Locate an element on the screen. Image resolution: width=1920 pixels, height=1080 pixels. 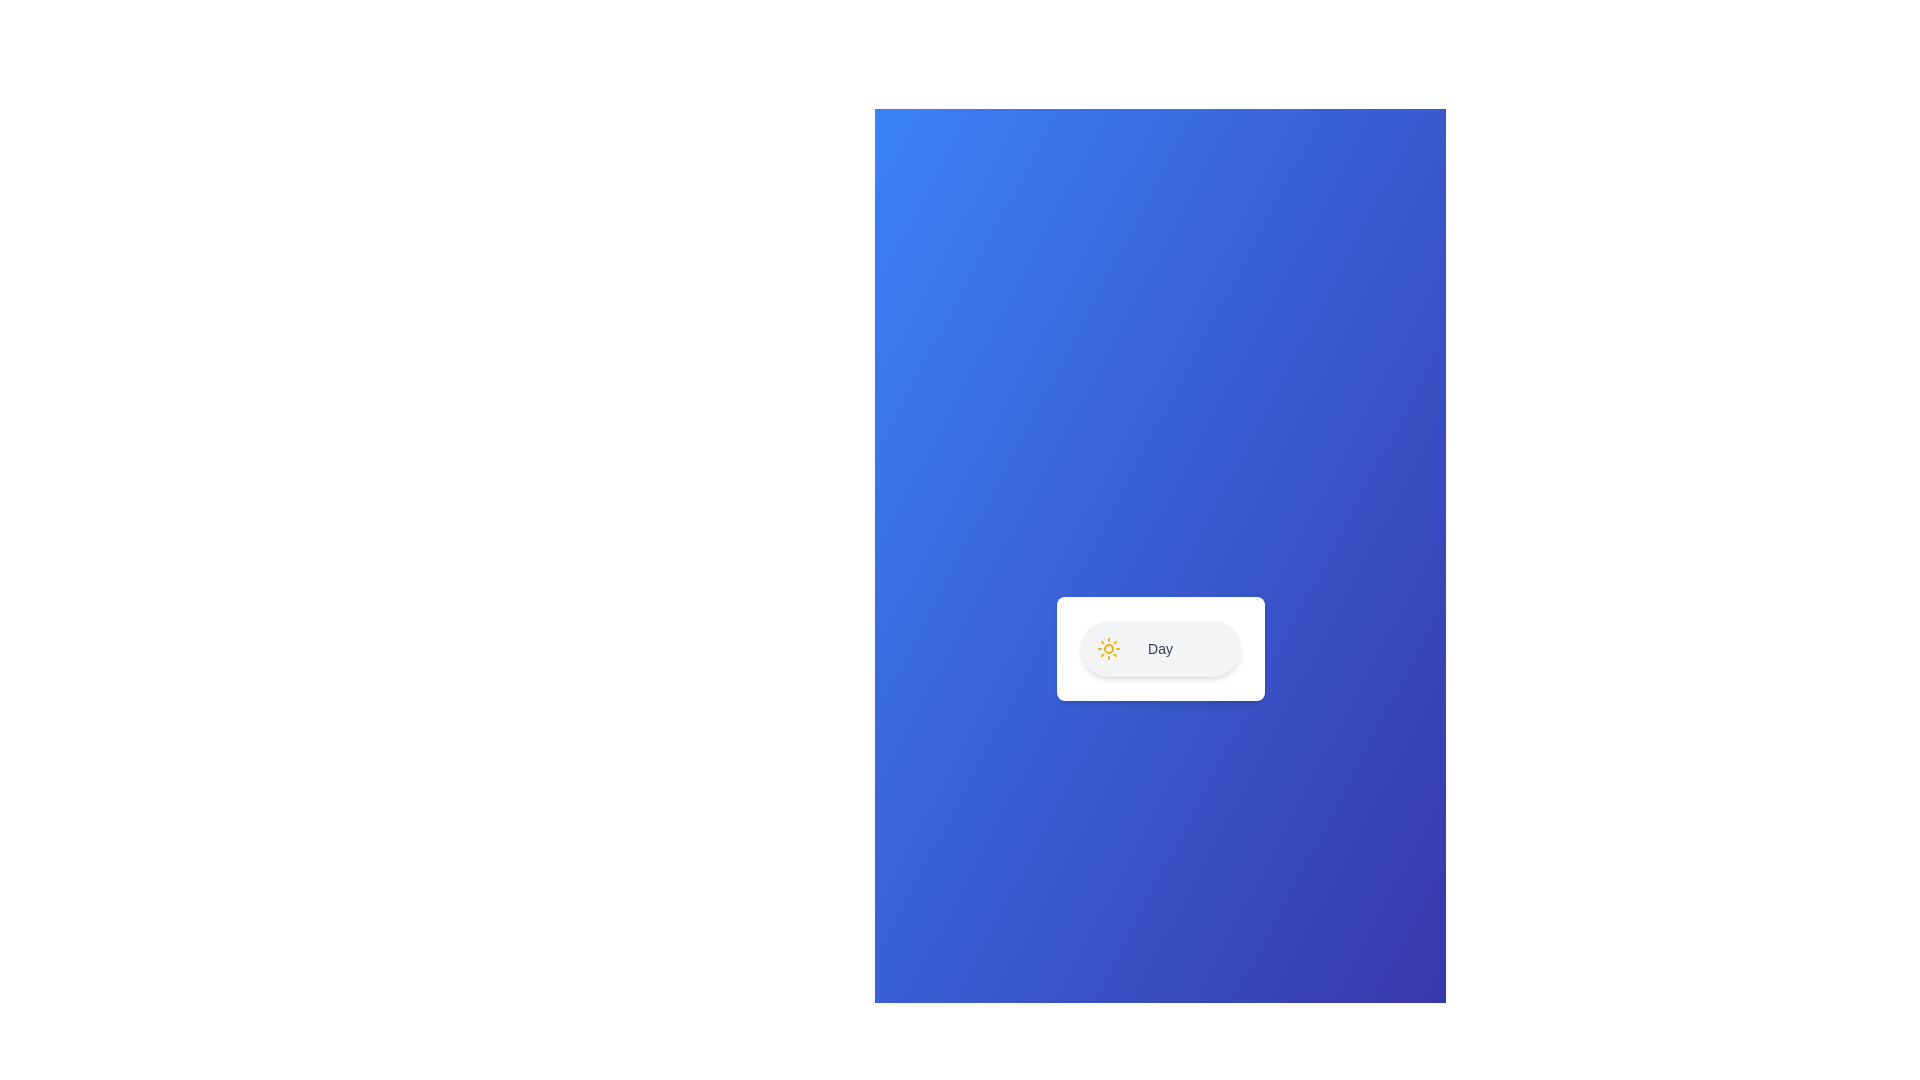
the text label 'Day' to select it is located at coordinates (1160, 648).